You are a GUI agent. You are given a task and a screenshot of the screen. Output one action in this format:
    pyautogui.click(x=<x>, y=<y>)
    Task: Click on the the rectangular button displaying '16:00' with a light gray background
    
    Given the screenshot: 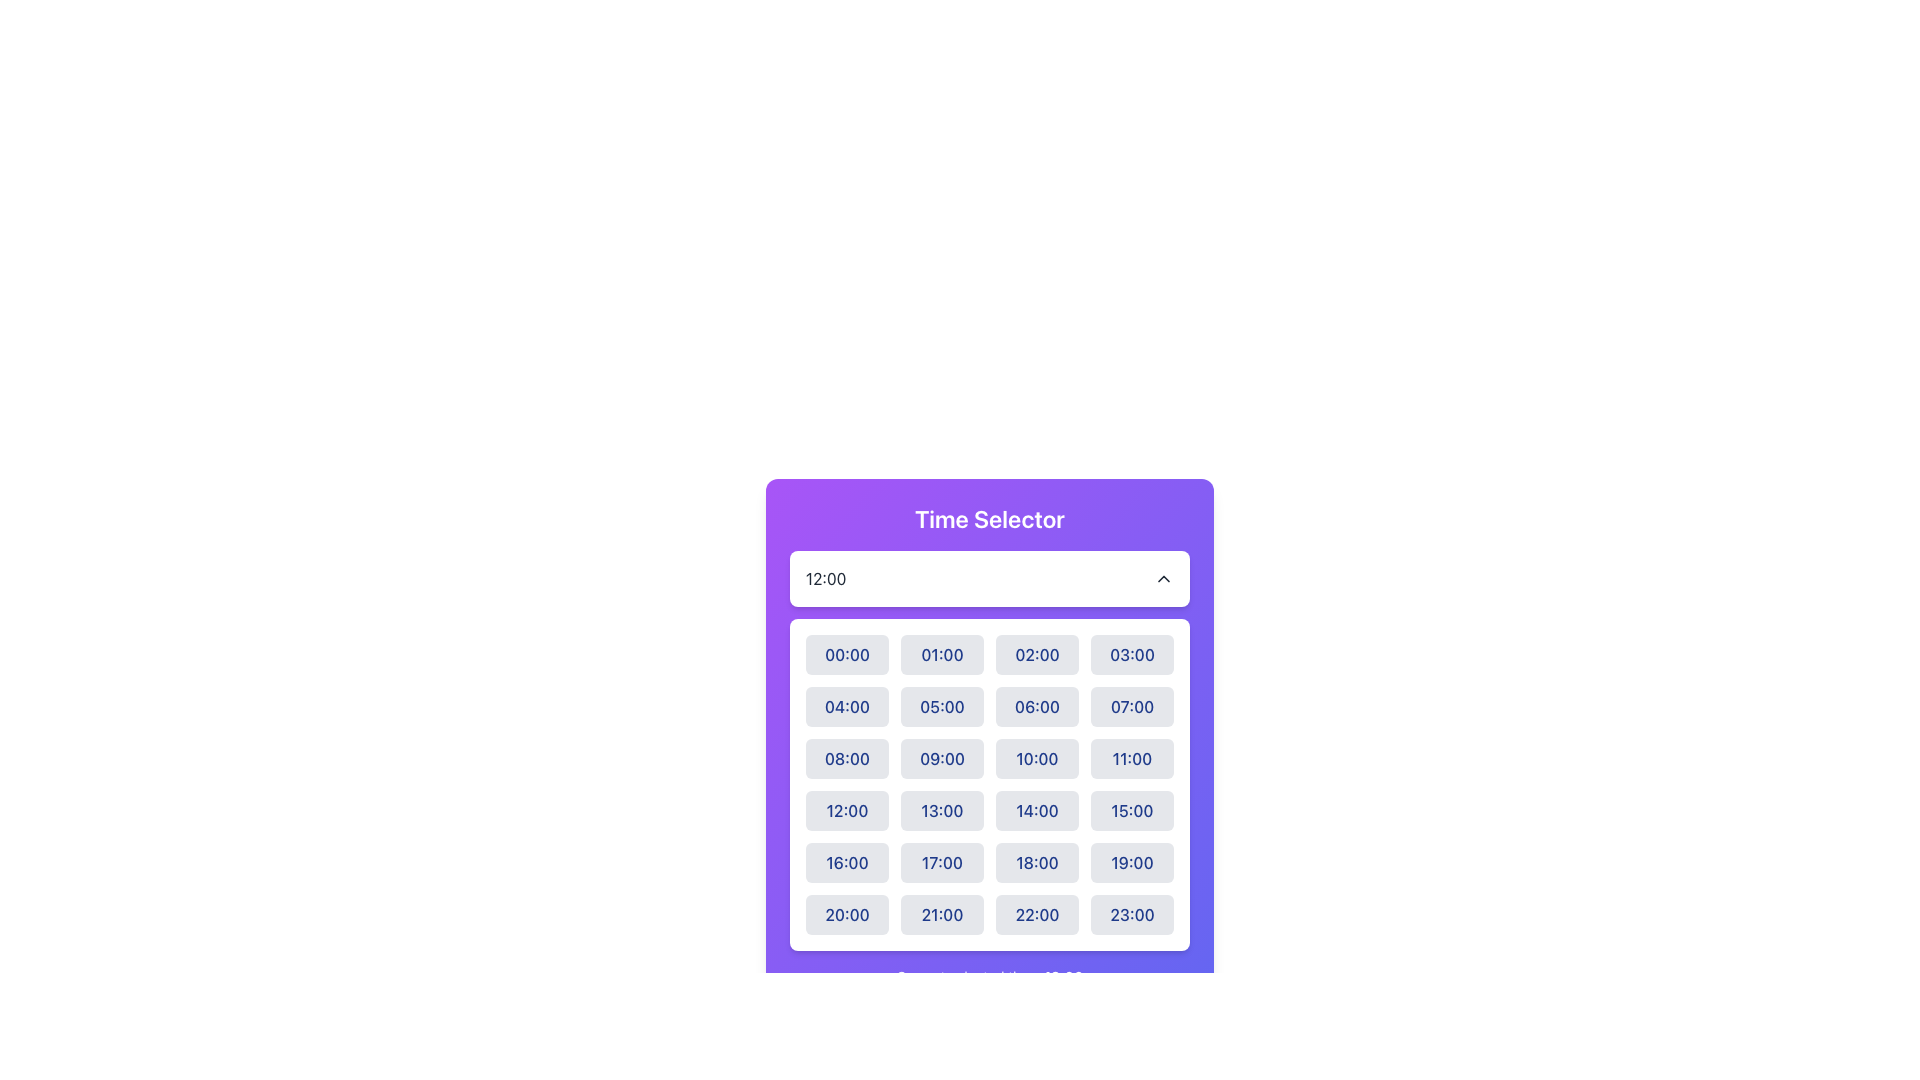 What is the action you would take?
    pyautogui.click(x=847, y=862)
    